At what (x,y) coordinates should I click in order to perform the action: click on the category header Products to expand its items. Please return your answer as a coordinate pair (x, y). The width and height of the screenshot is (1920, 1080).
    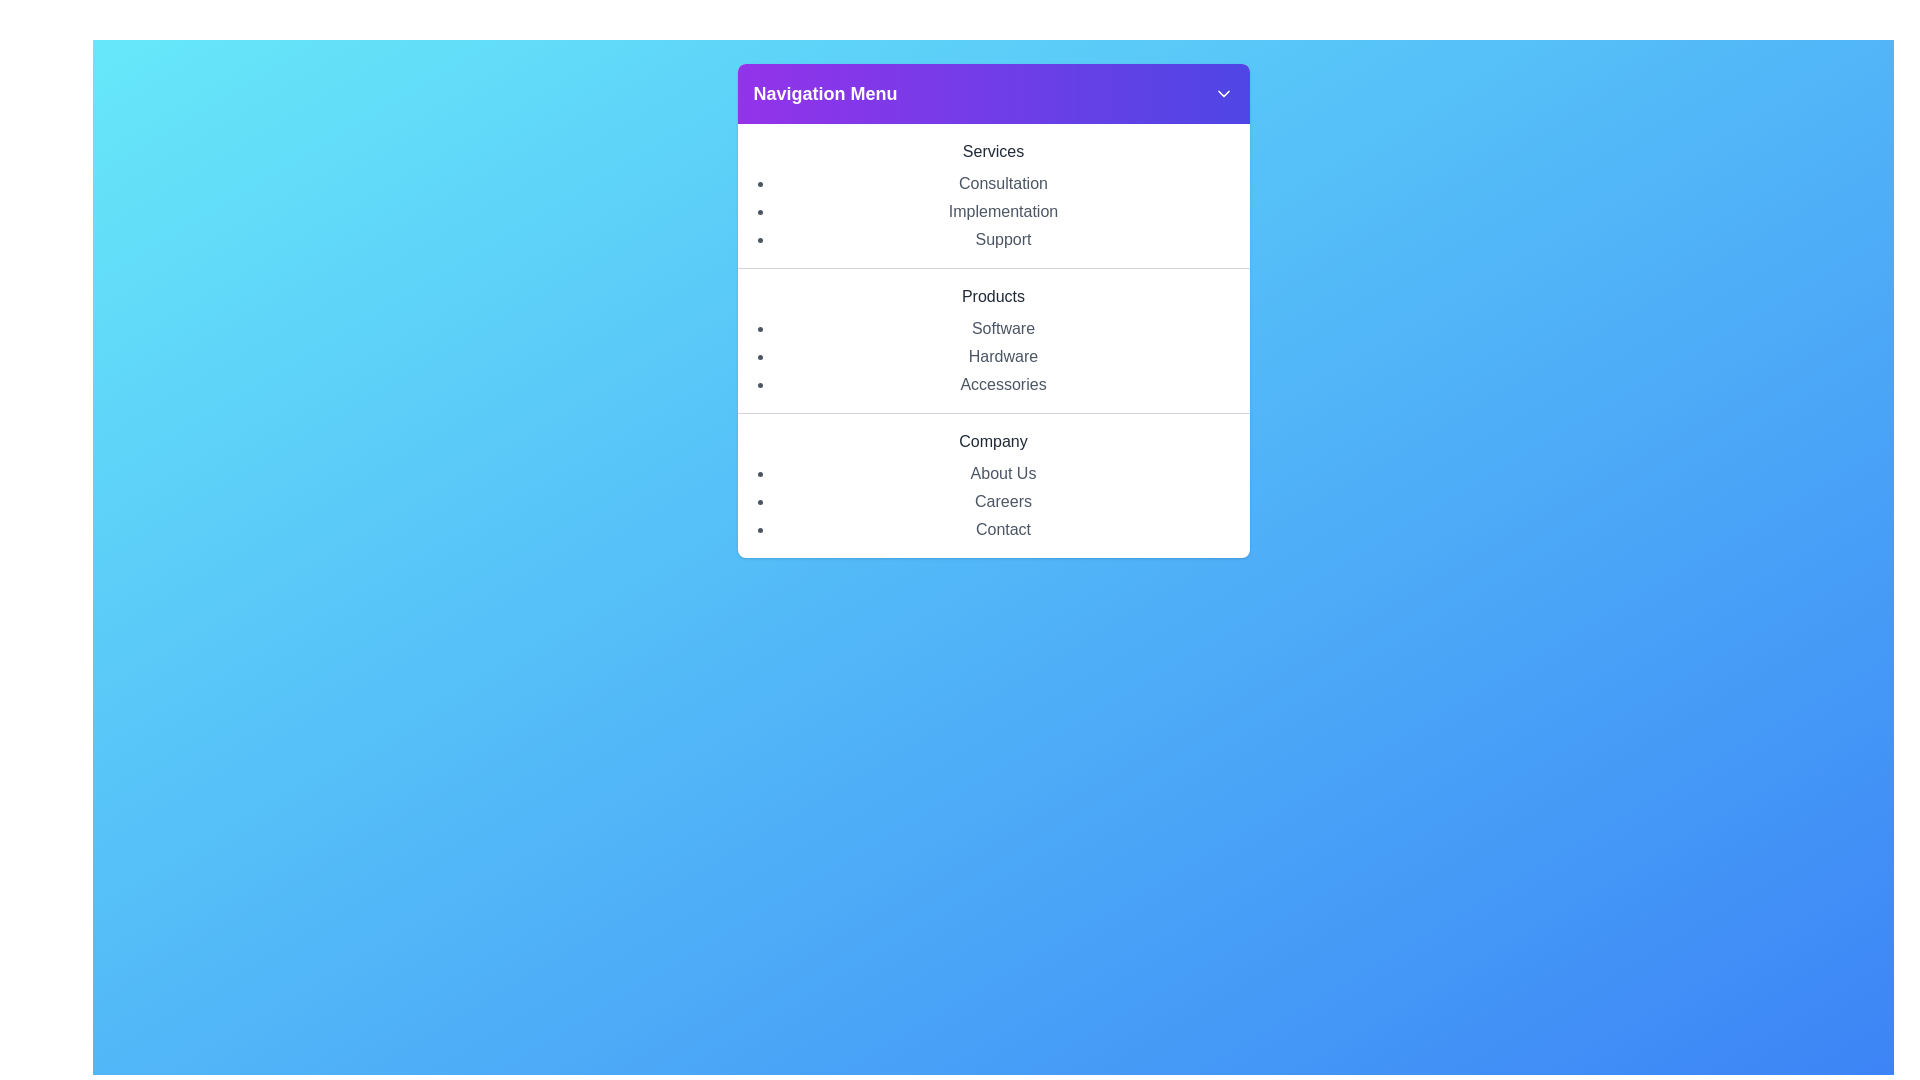
    Looking at the image, I should click on (993, 297).